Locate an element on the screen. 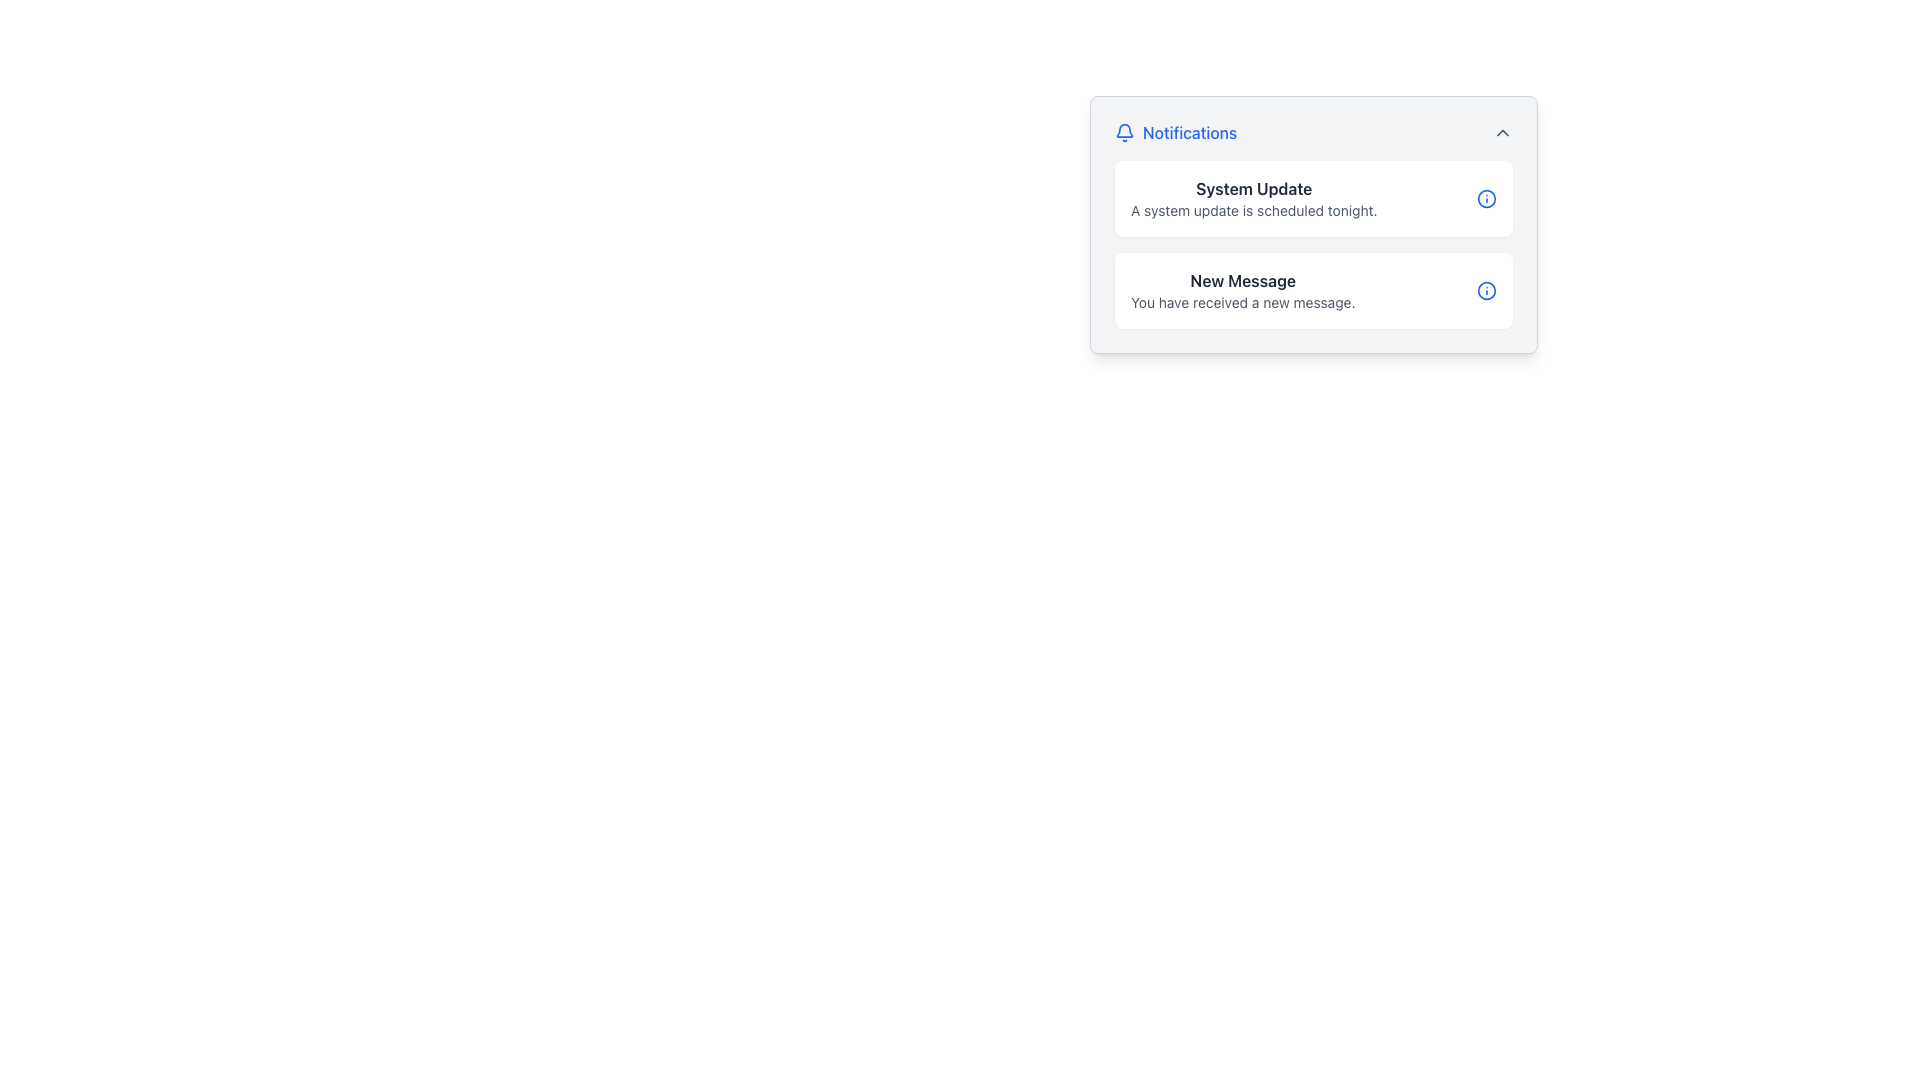 The width and height of the screenshot is (1920, 1080). notification text displayed in the text block located in the second notification item, positioned below the 'System Update' notification is located at coordinates (1242, 290).